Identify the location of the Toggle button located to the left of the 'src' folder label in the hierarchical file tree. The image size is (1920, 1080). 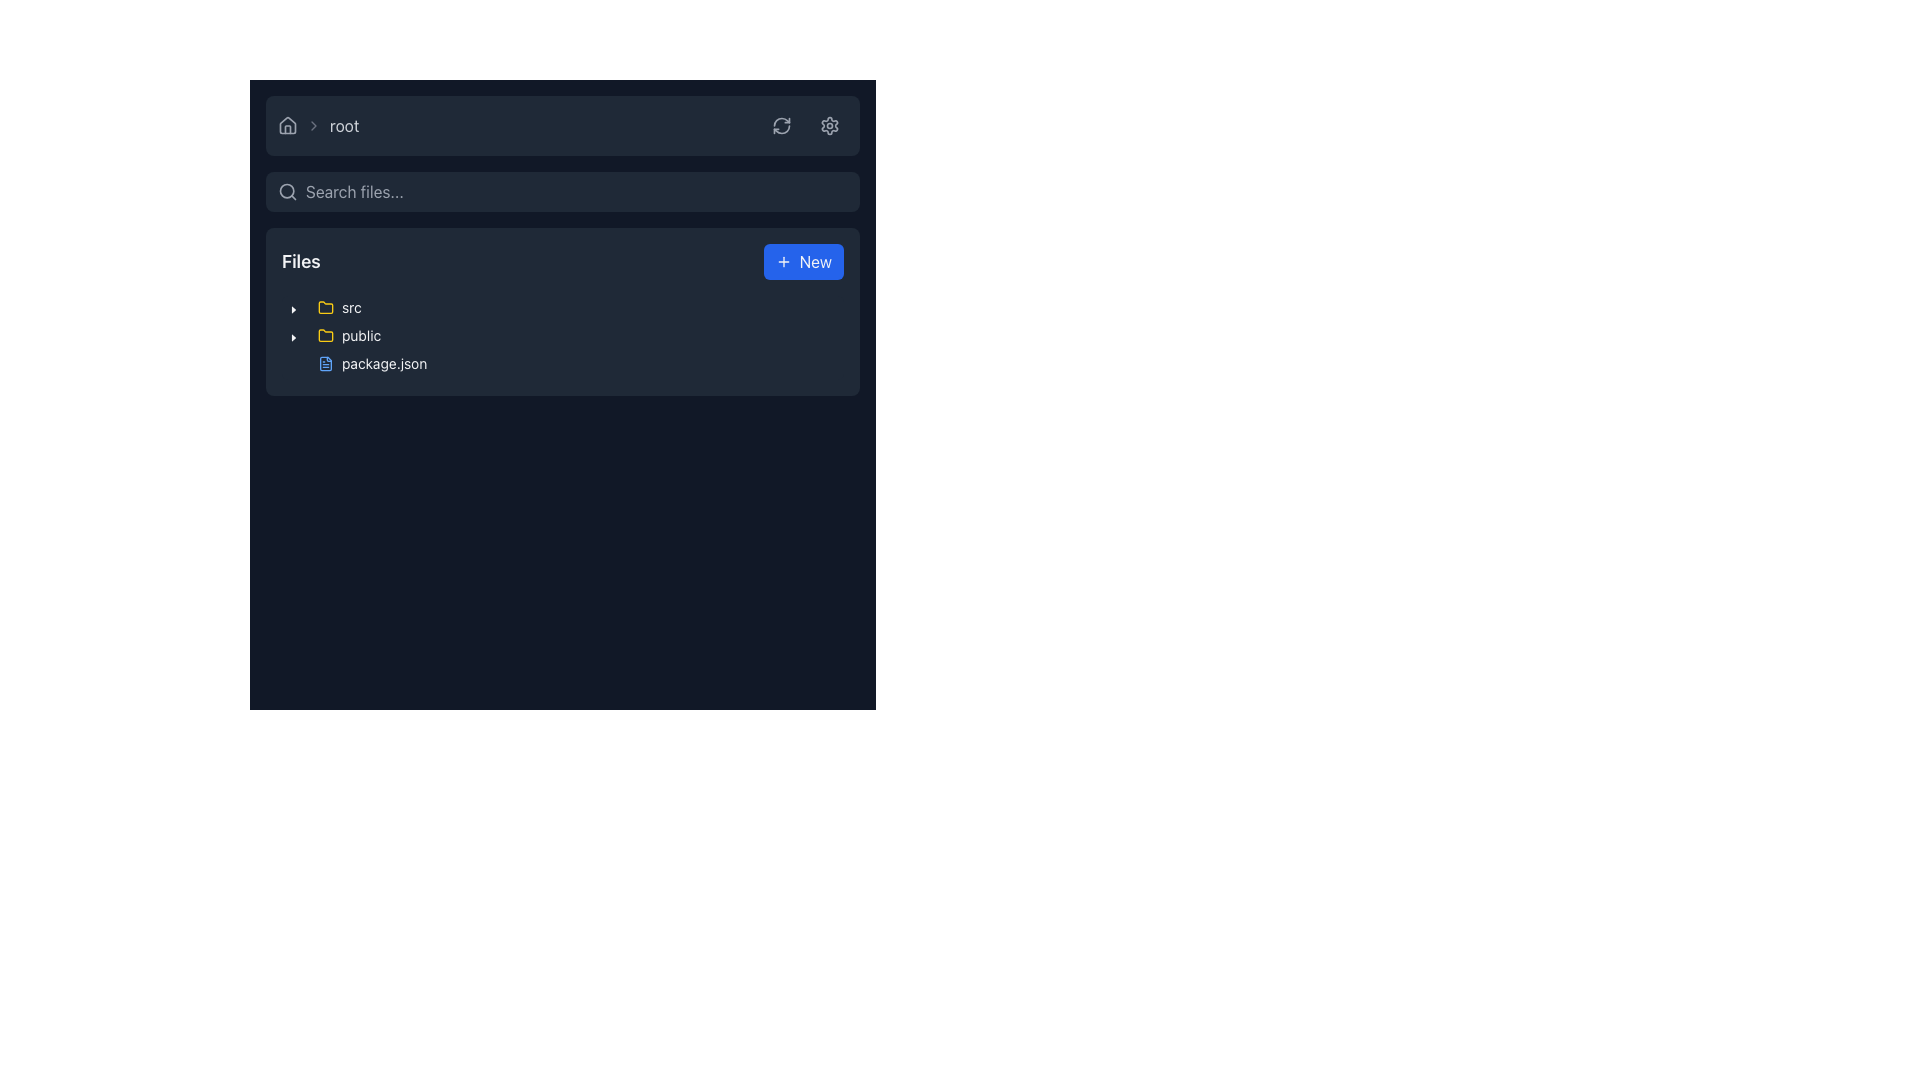
(292, 309).